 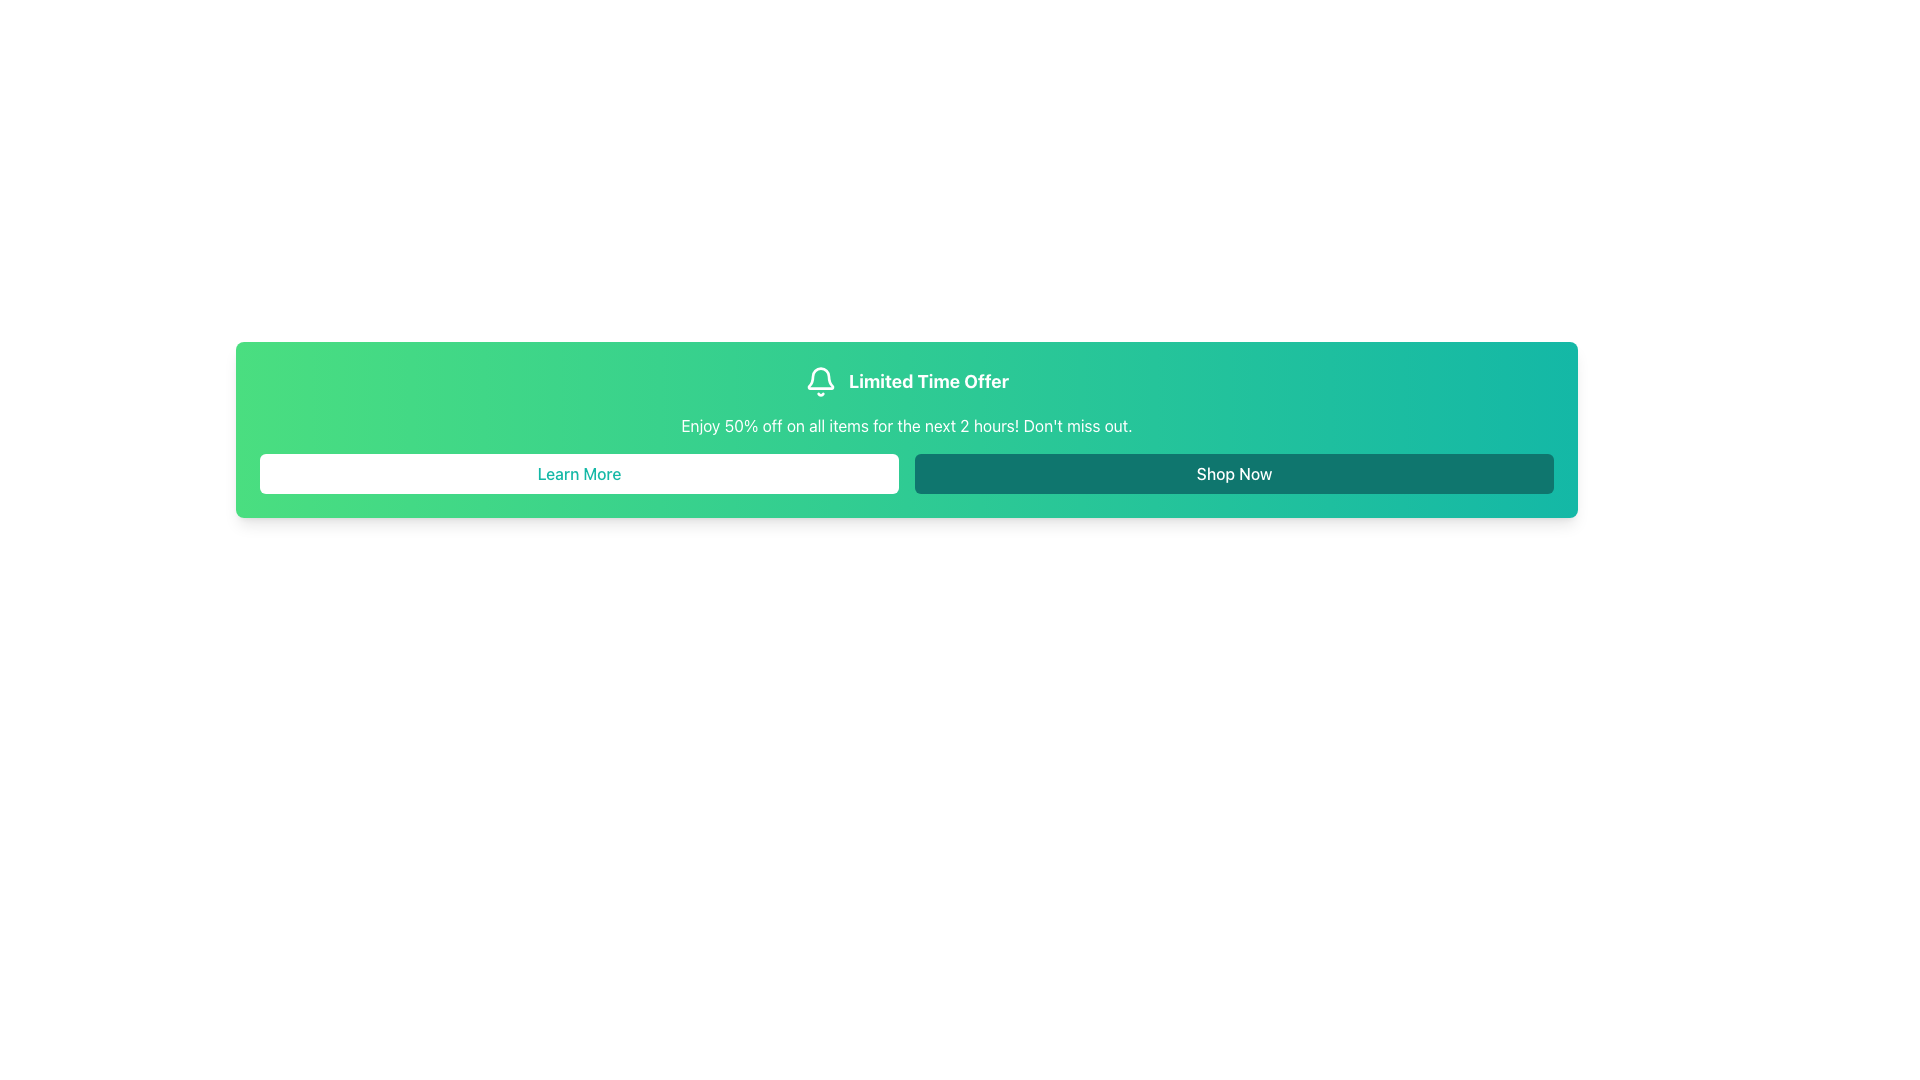 What do you see at coordinates (1233, 474) in the screenshot?
I see `the 'Shop Now' button` at bounding box center [1233, 474].